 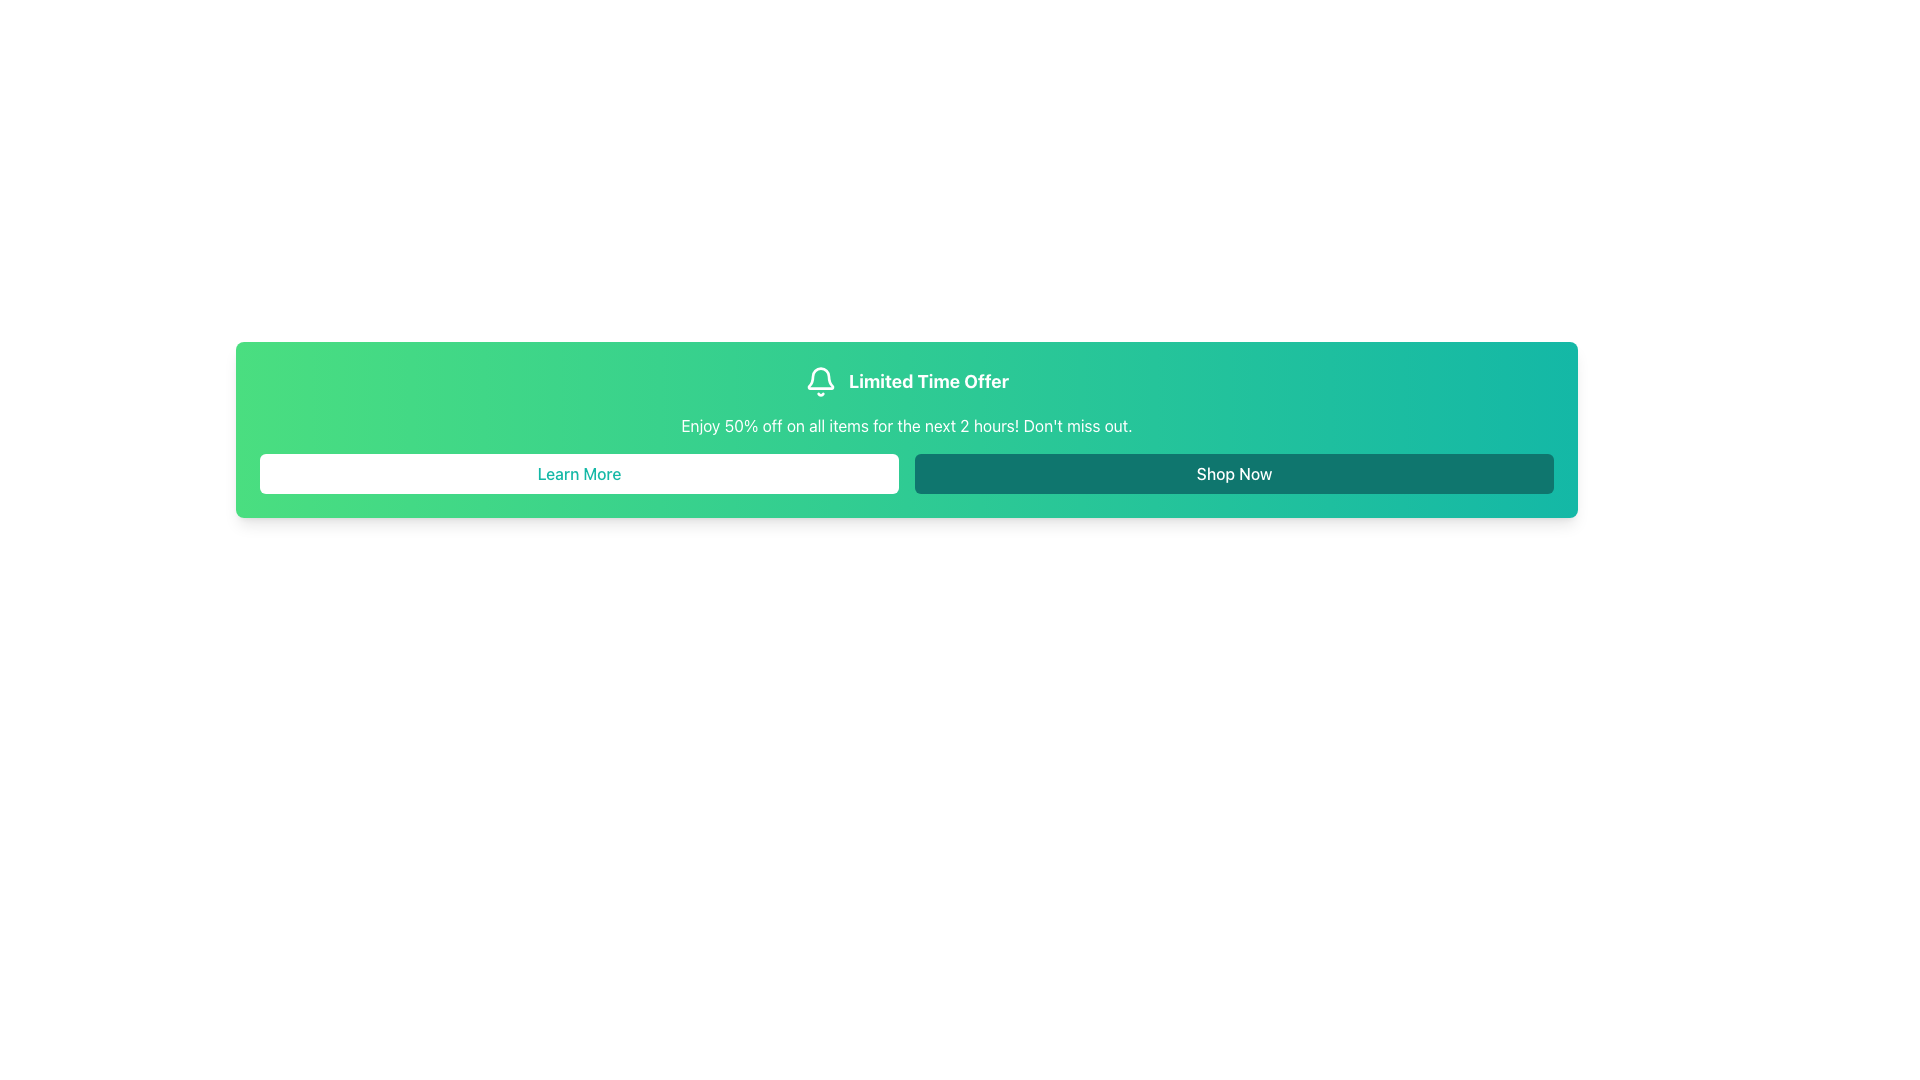 What do you see at coordinates (1233, 474) in the screenshot?
I see `the 'Shop Now' button` at bounding box center [1233, 474].